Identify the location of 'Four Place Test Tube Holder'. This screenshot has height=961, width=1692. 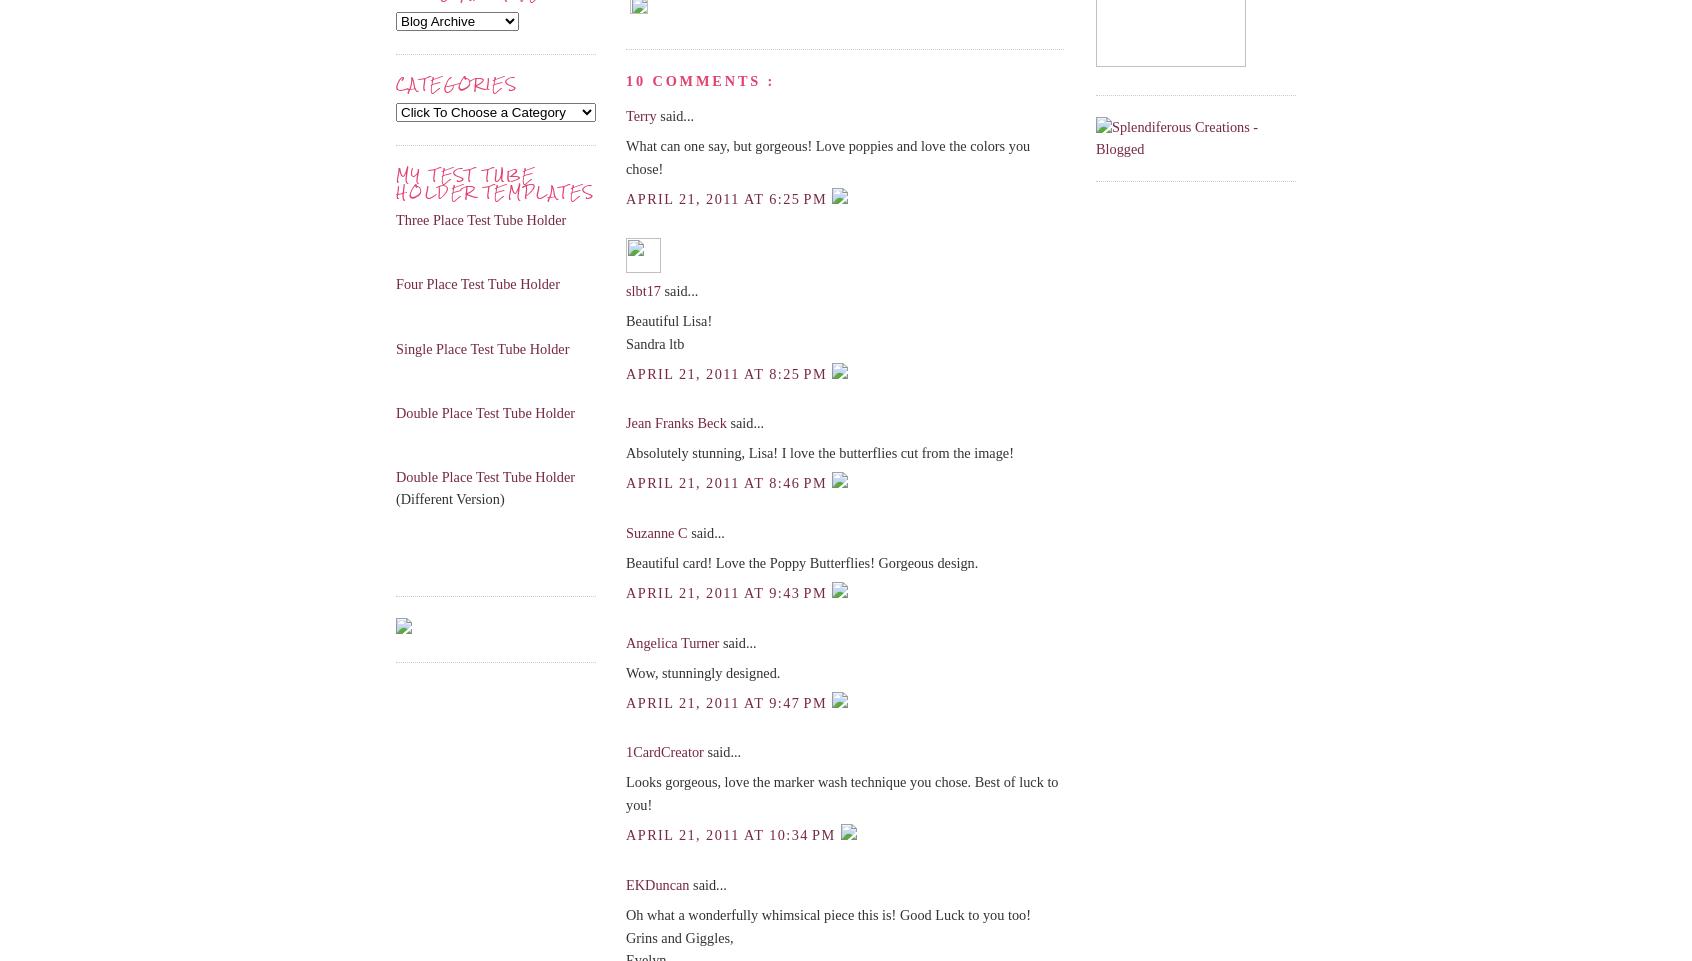
(476, 283).